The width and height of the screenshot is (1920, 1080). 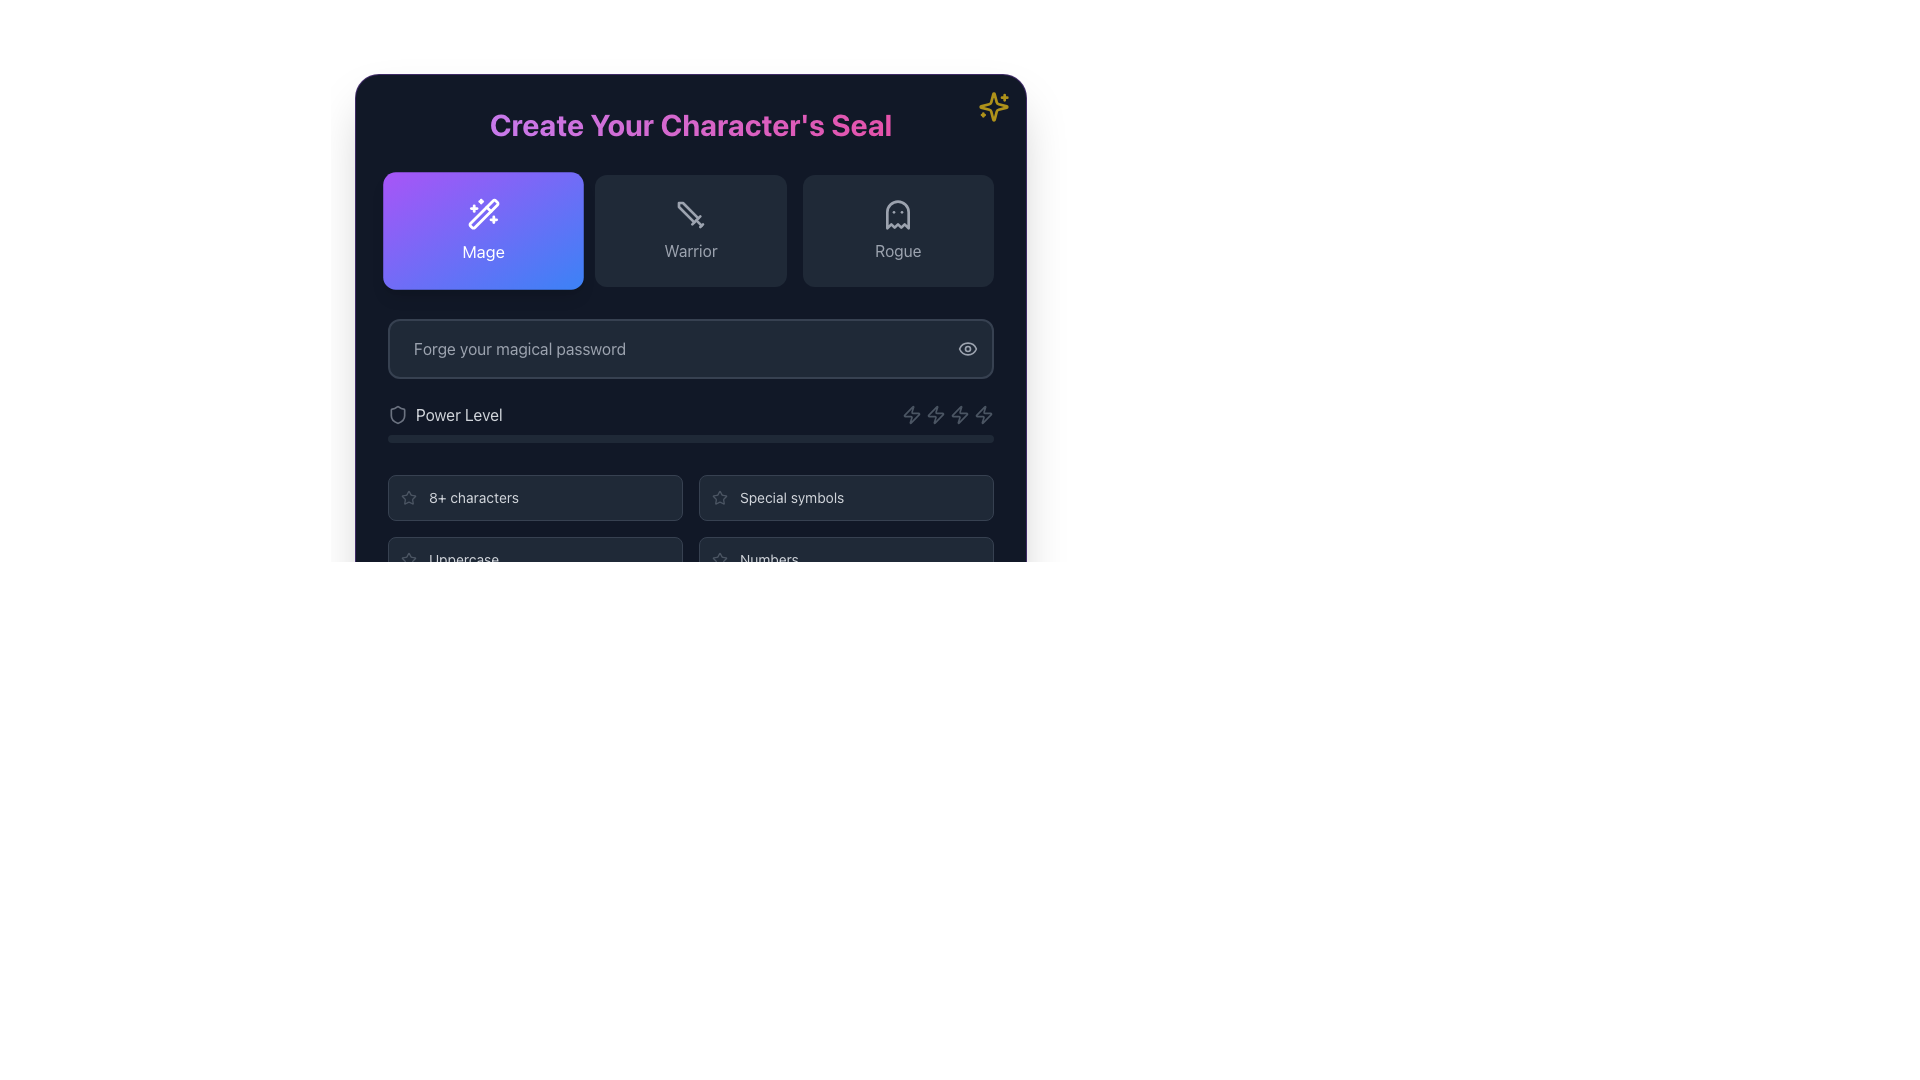 I want to click on the star icon indicating the 'Numbers' feature, which is positioned to the left of the 'Numbers' text label in the lower section of the form interface, so click(x=720, y=559).